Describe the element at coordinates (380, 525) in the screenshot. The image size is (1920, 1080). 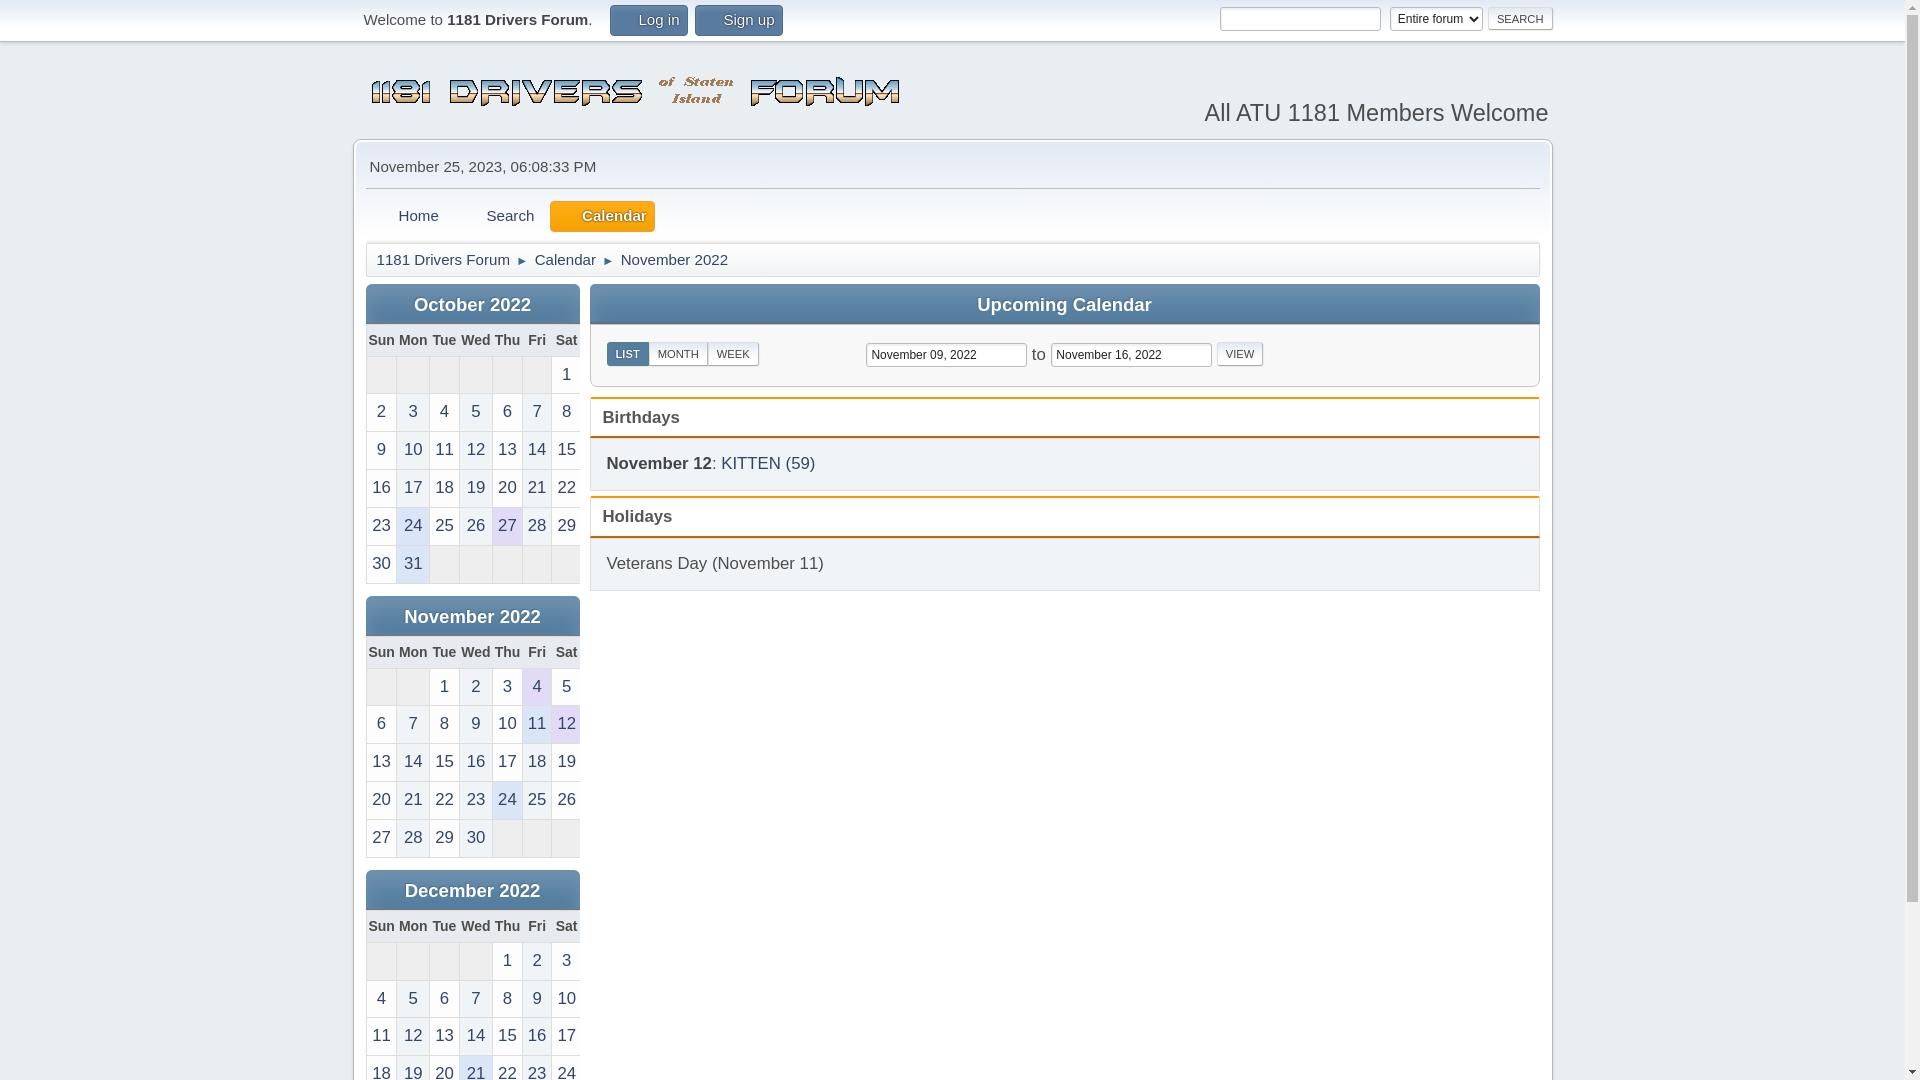
I see `'23'` at that location.